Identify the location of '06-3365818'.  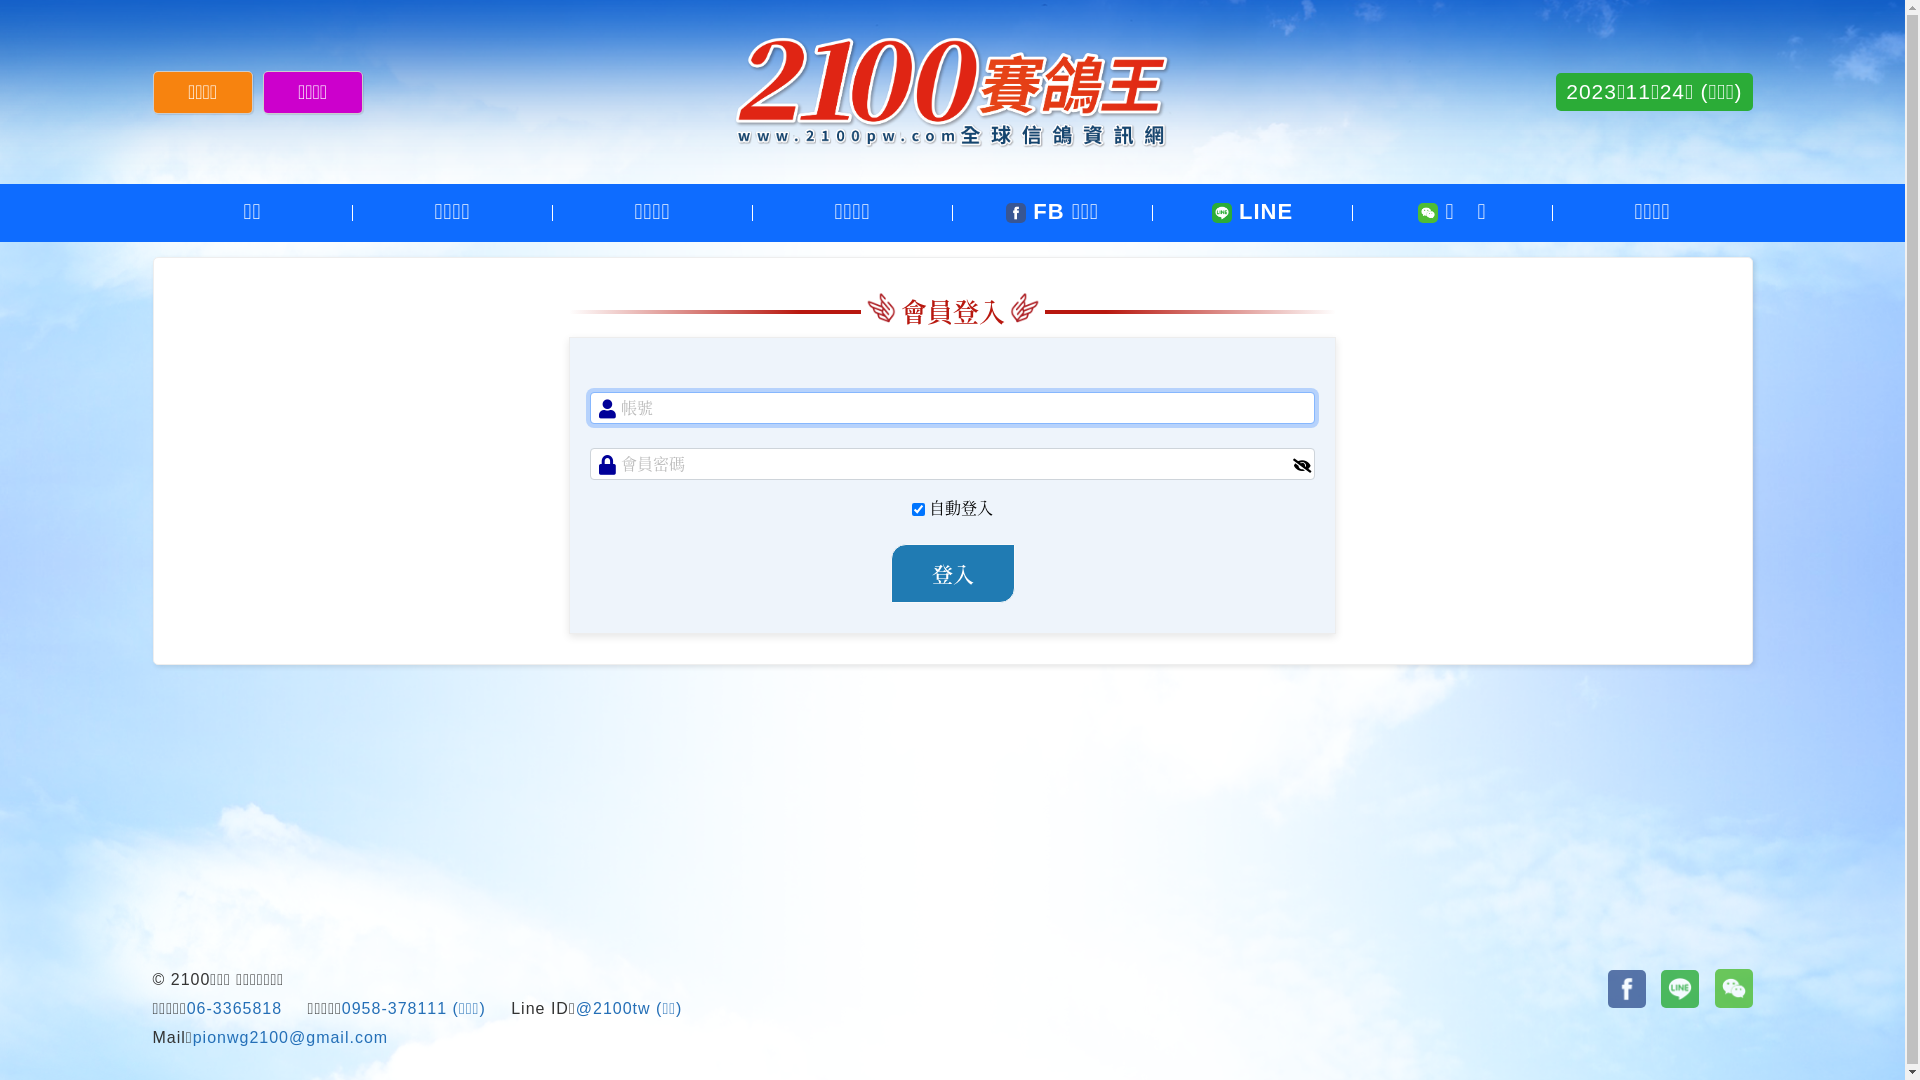
(234, 1008).